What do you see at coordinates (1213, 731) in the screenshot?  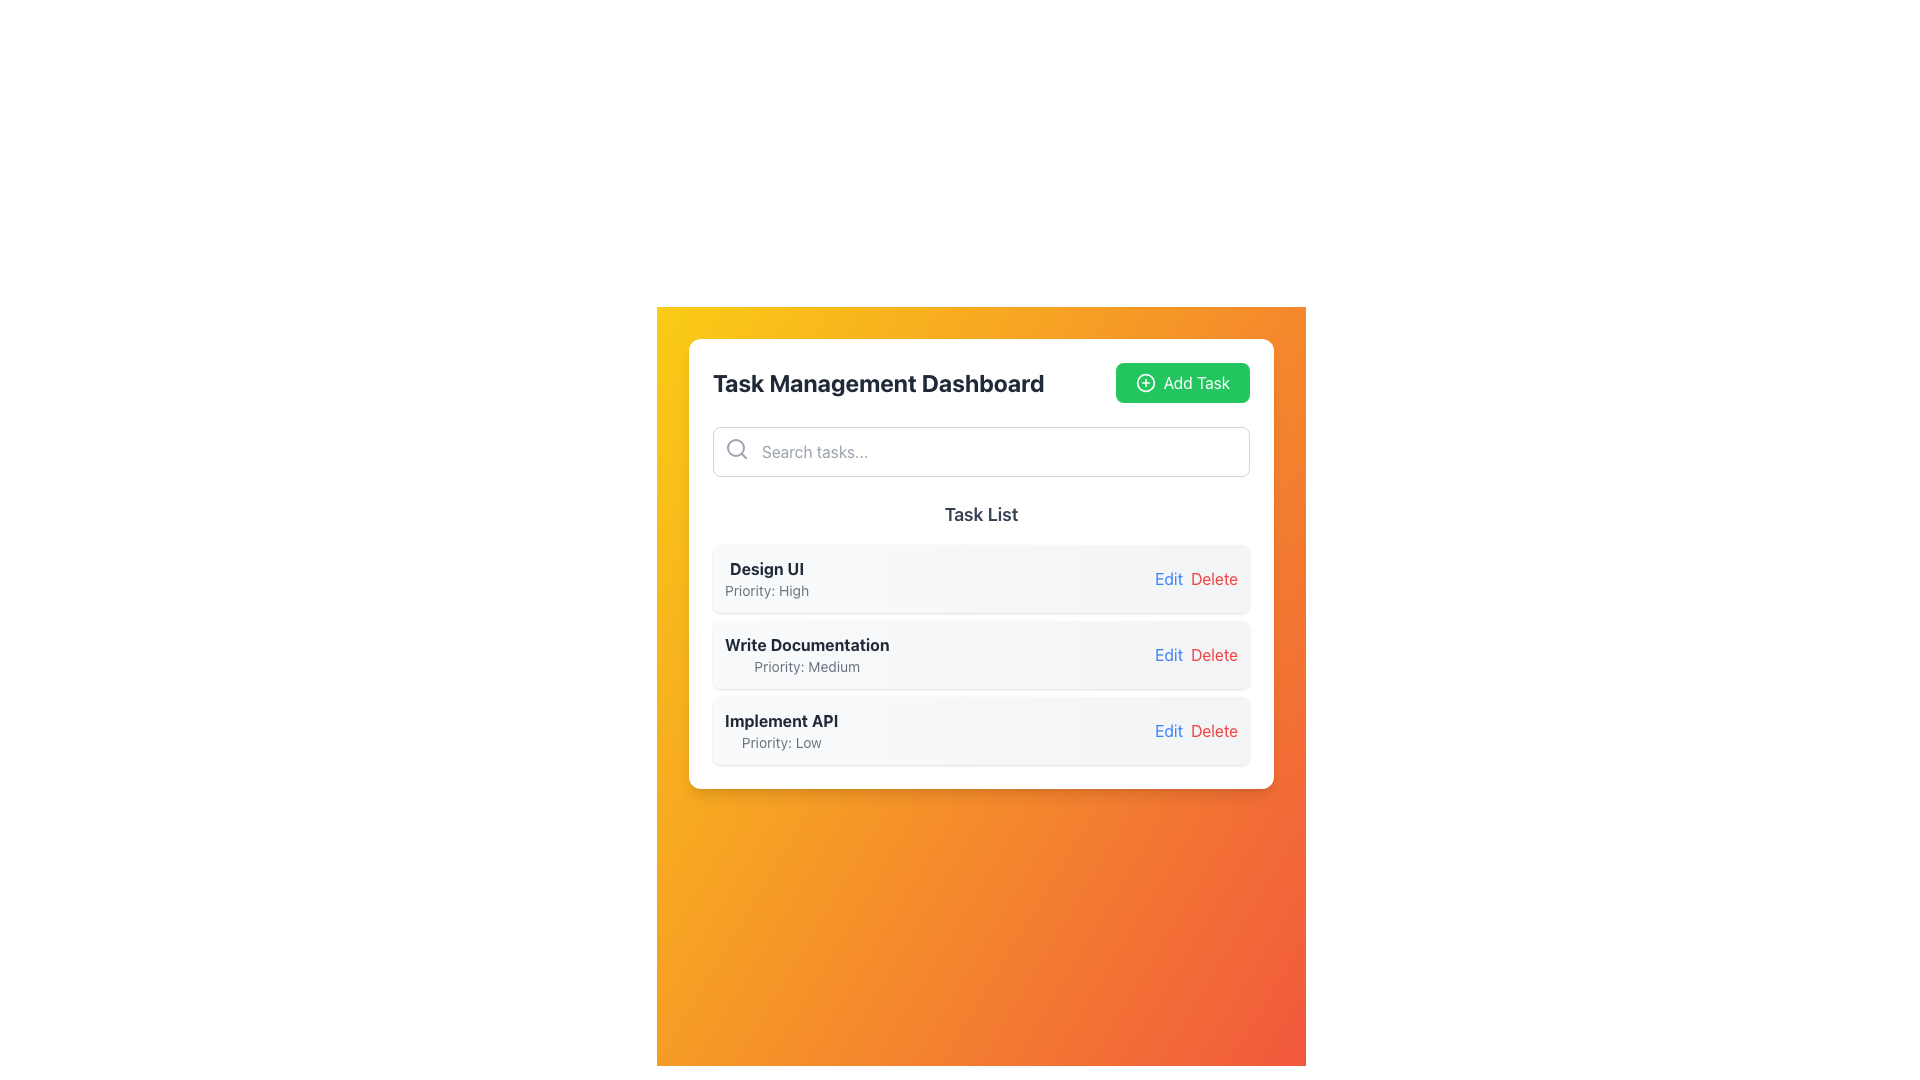 I see `the red 'Delete' text link, which is styled to change appearance when hovered over, located to the right of the 'Edit' link in the task entry for 'Implement API.'` at bounding box center [1213, 731].